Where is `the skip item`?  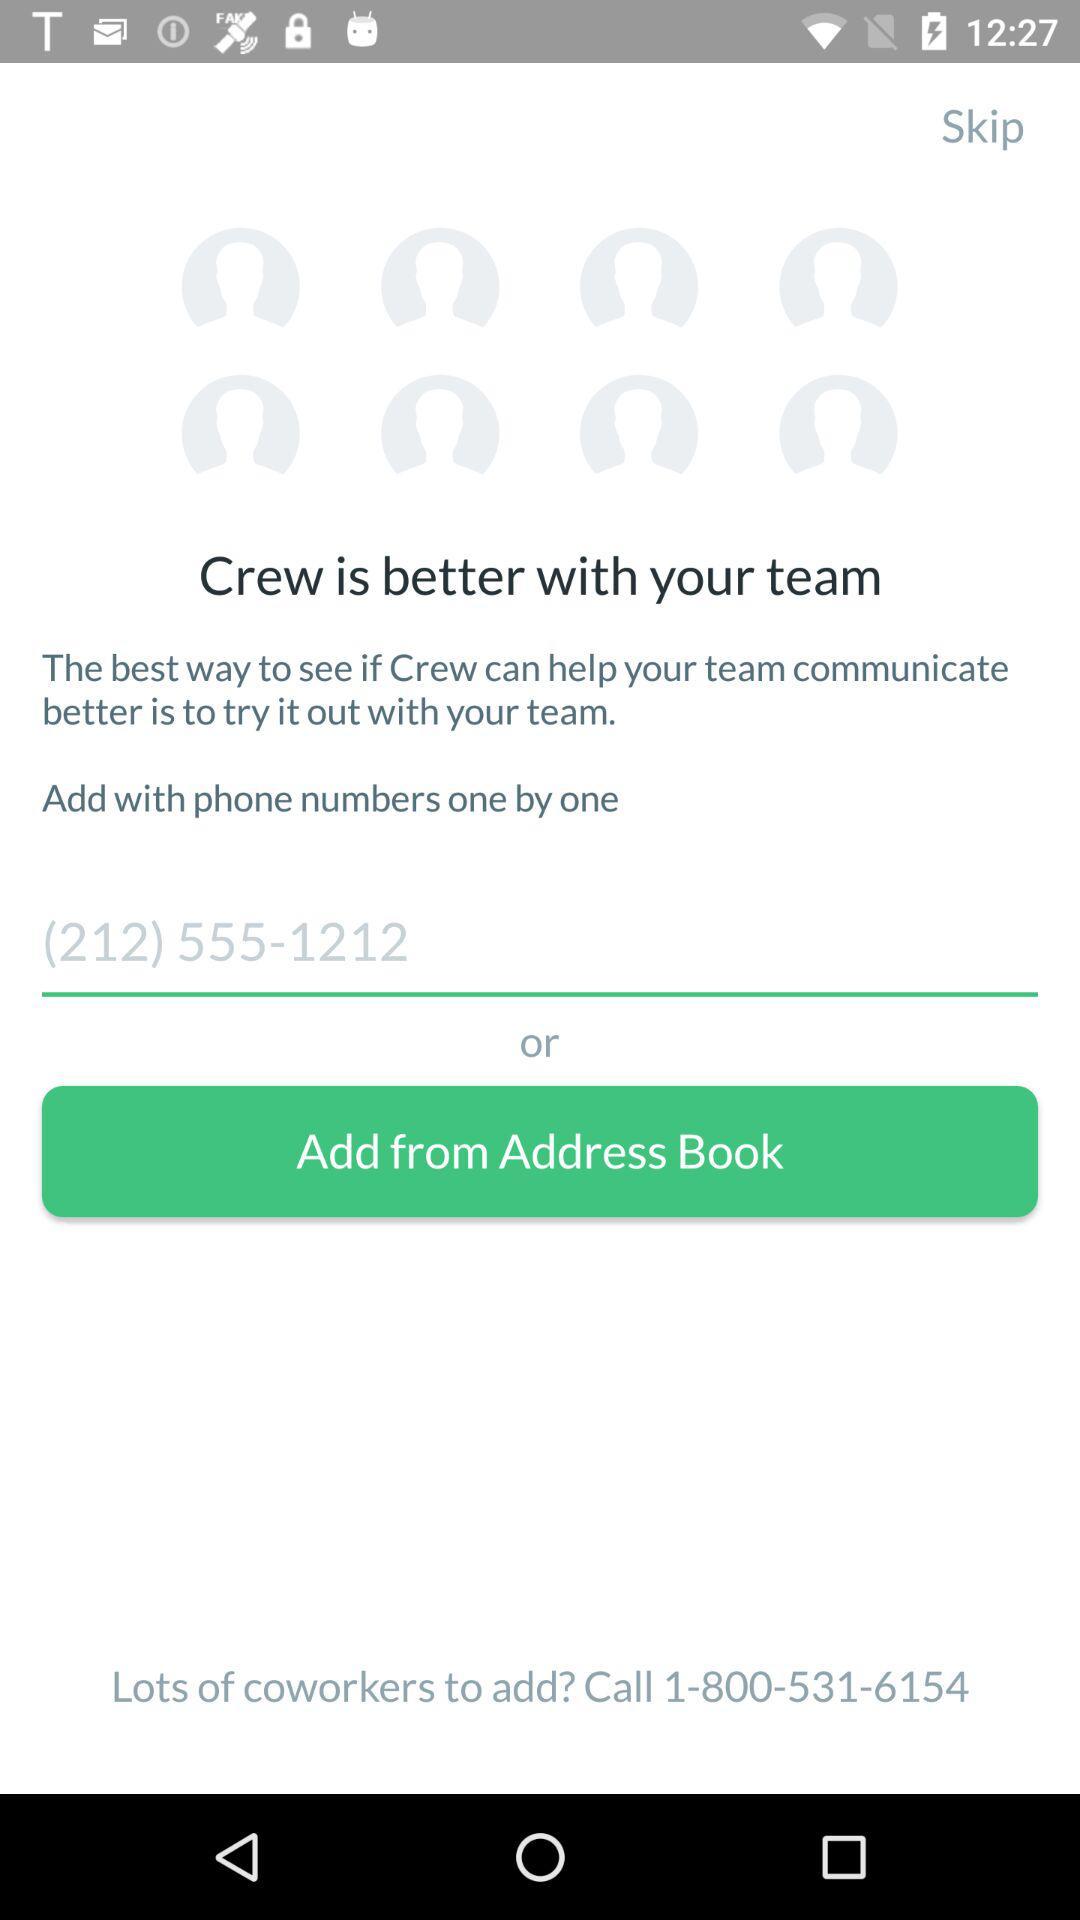
the skip item is located at coordinates (1003, 124).